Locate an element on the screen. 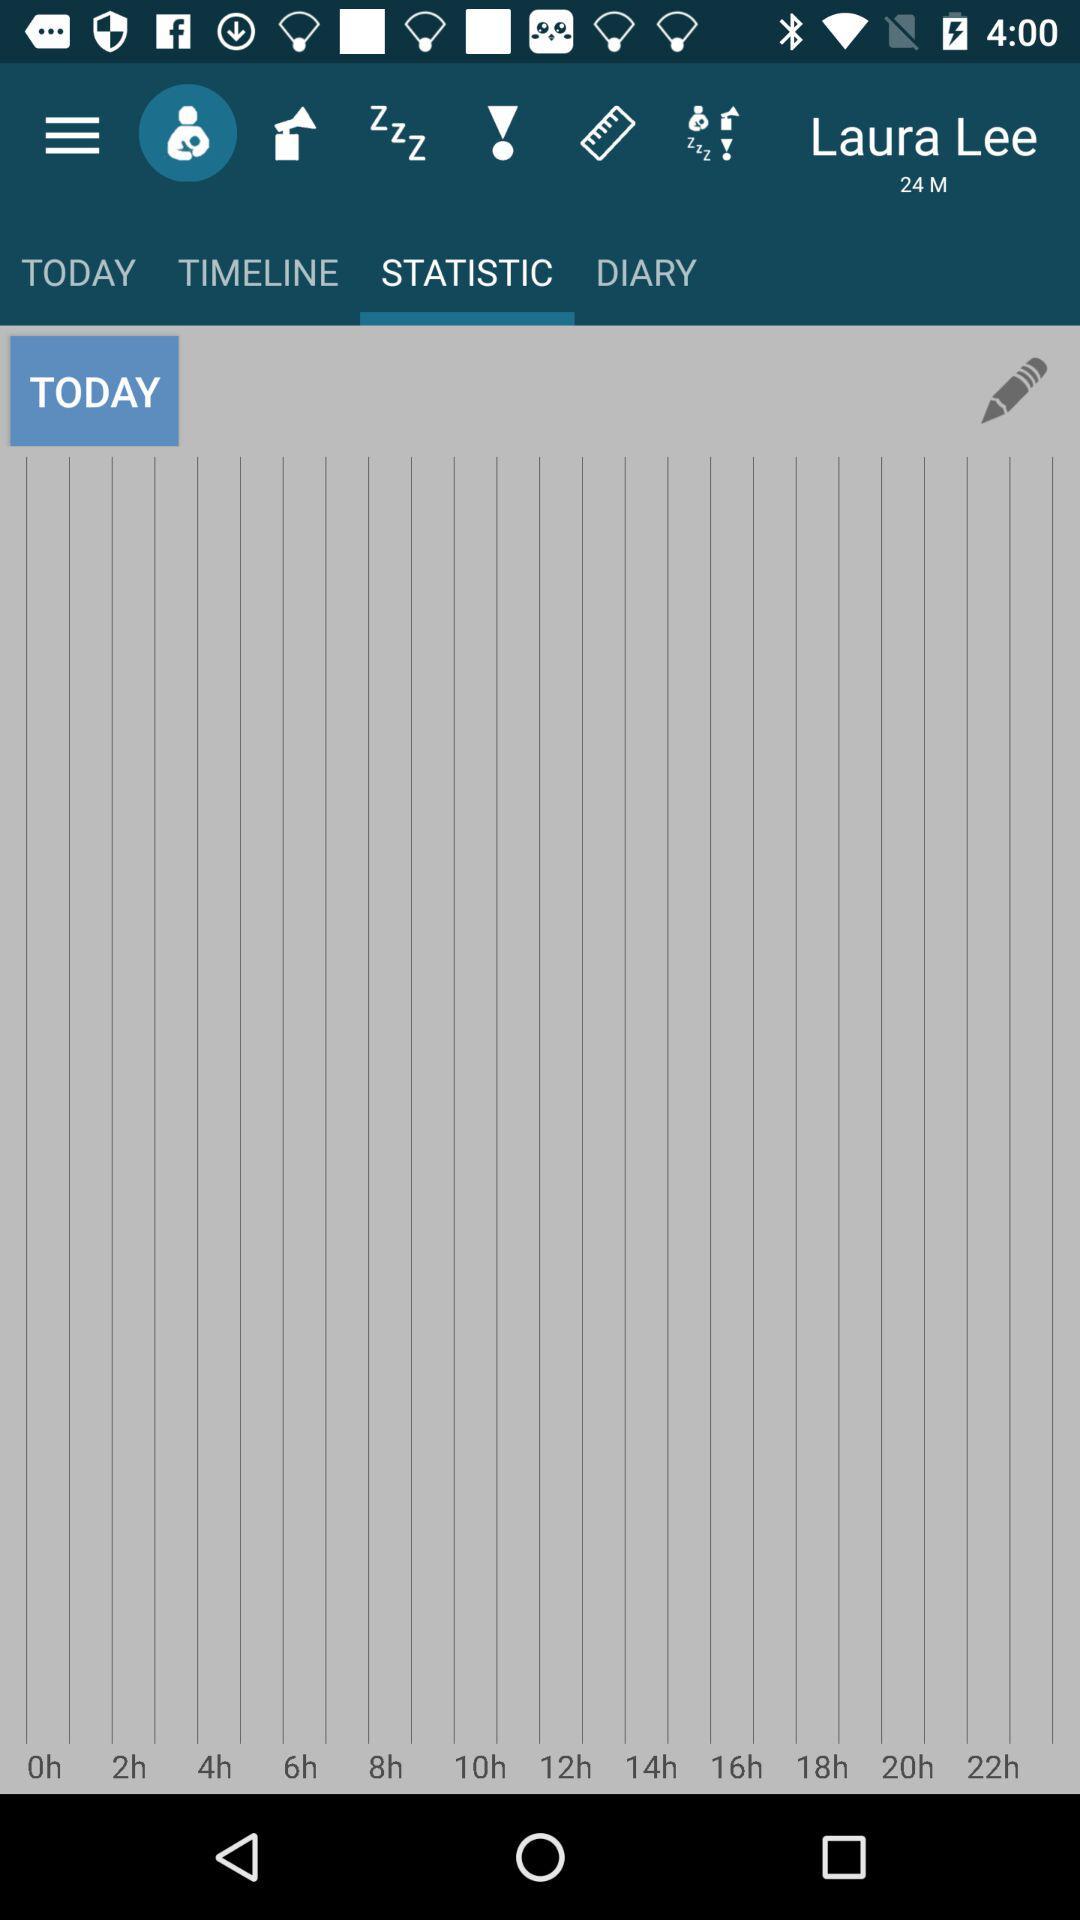 Image resolution: width=1080 pixels, height=1920 pixels. item to the right of the diary item is located at coordinates (1014, 391).